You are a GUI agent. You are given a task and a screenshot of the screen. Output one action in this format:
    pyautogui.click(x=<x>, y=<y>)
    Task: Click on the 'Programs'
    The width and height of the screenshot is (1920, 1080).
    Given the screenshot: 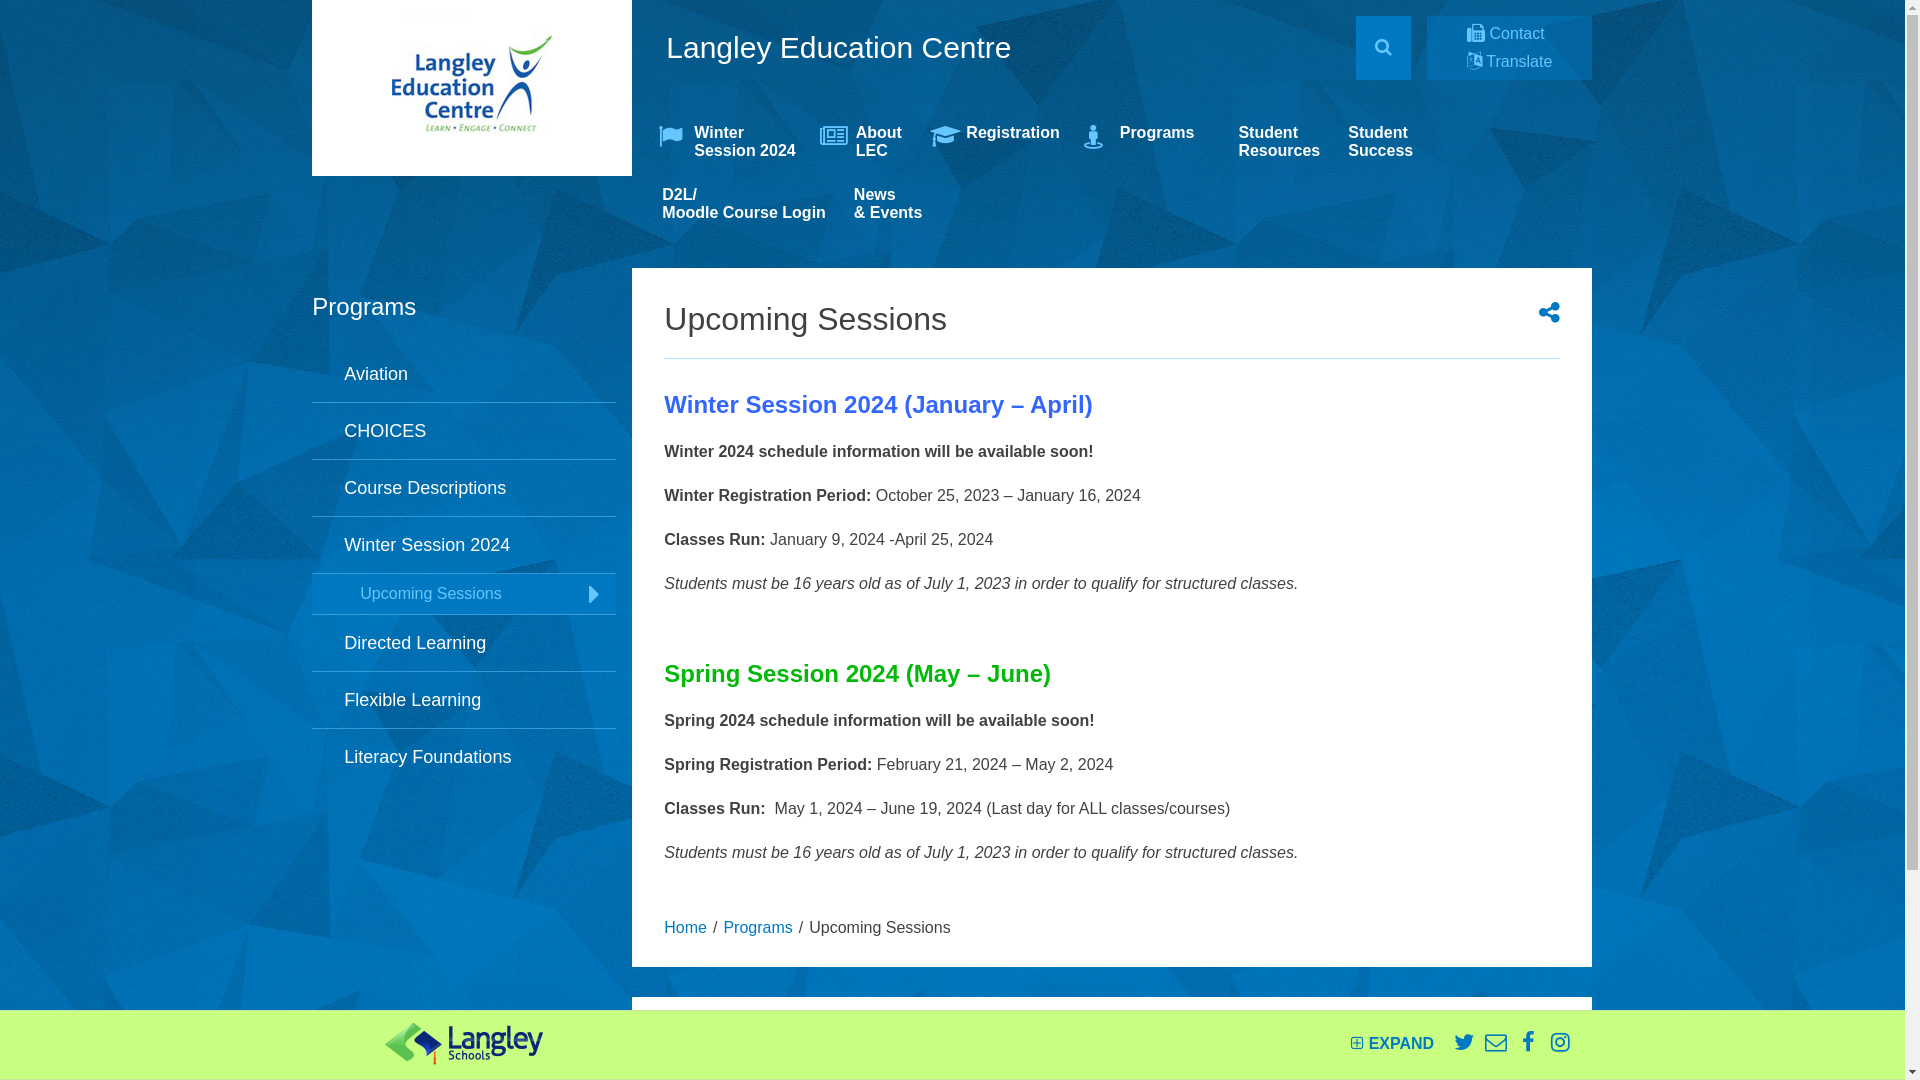 What is the action you would take?
    pyautogui.click(x=756, y=927)
    